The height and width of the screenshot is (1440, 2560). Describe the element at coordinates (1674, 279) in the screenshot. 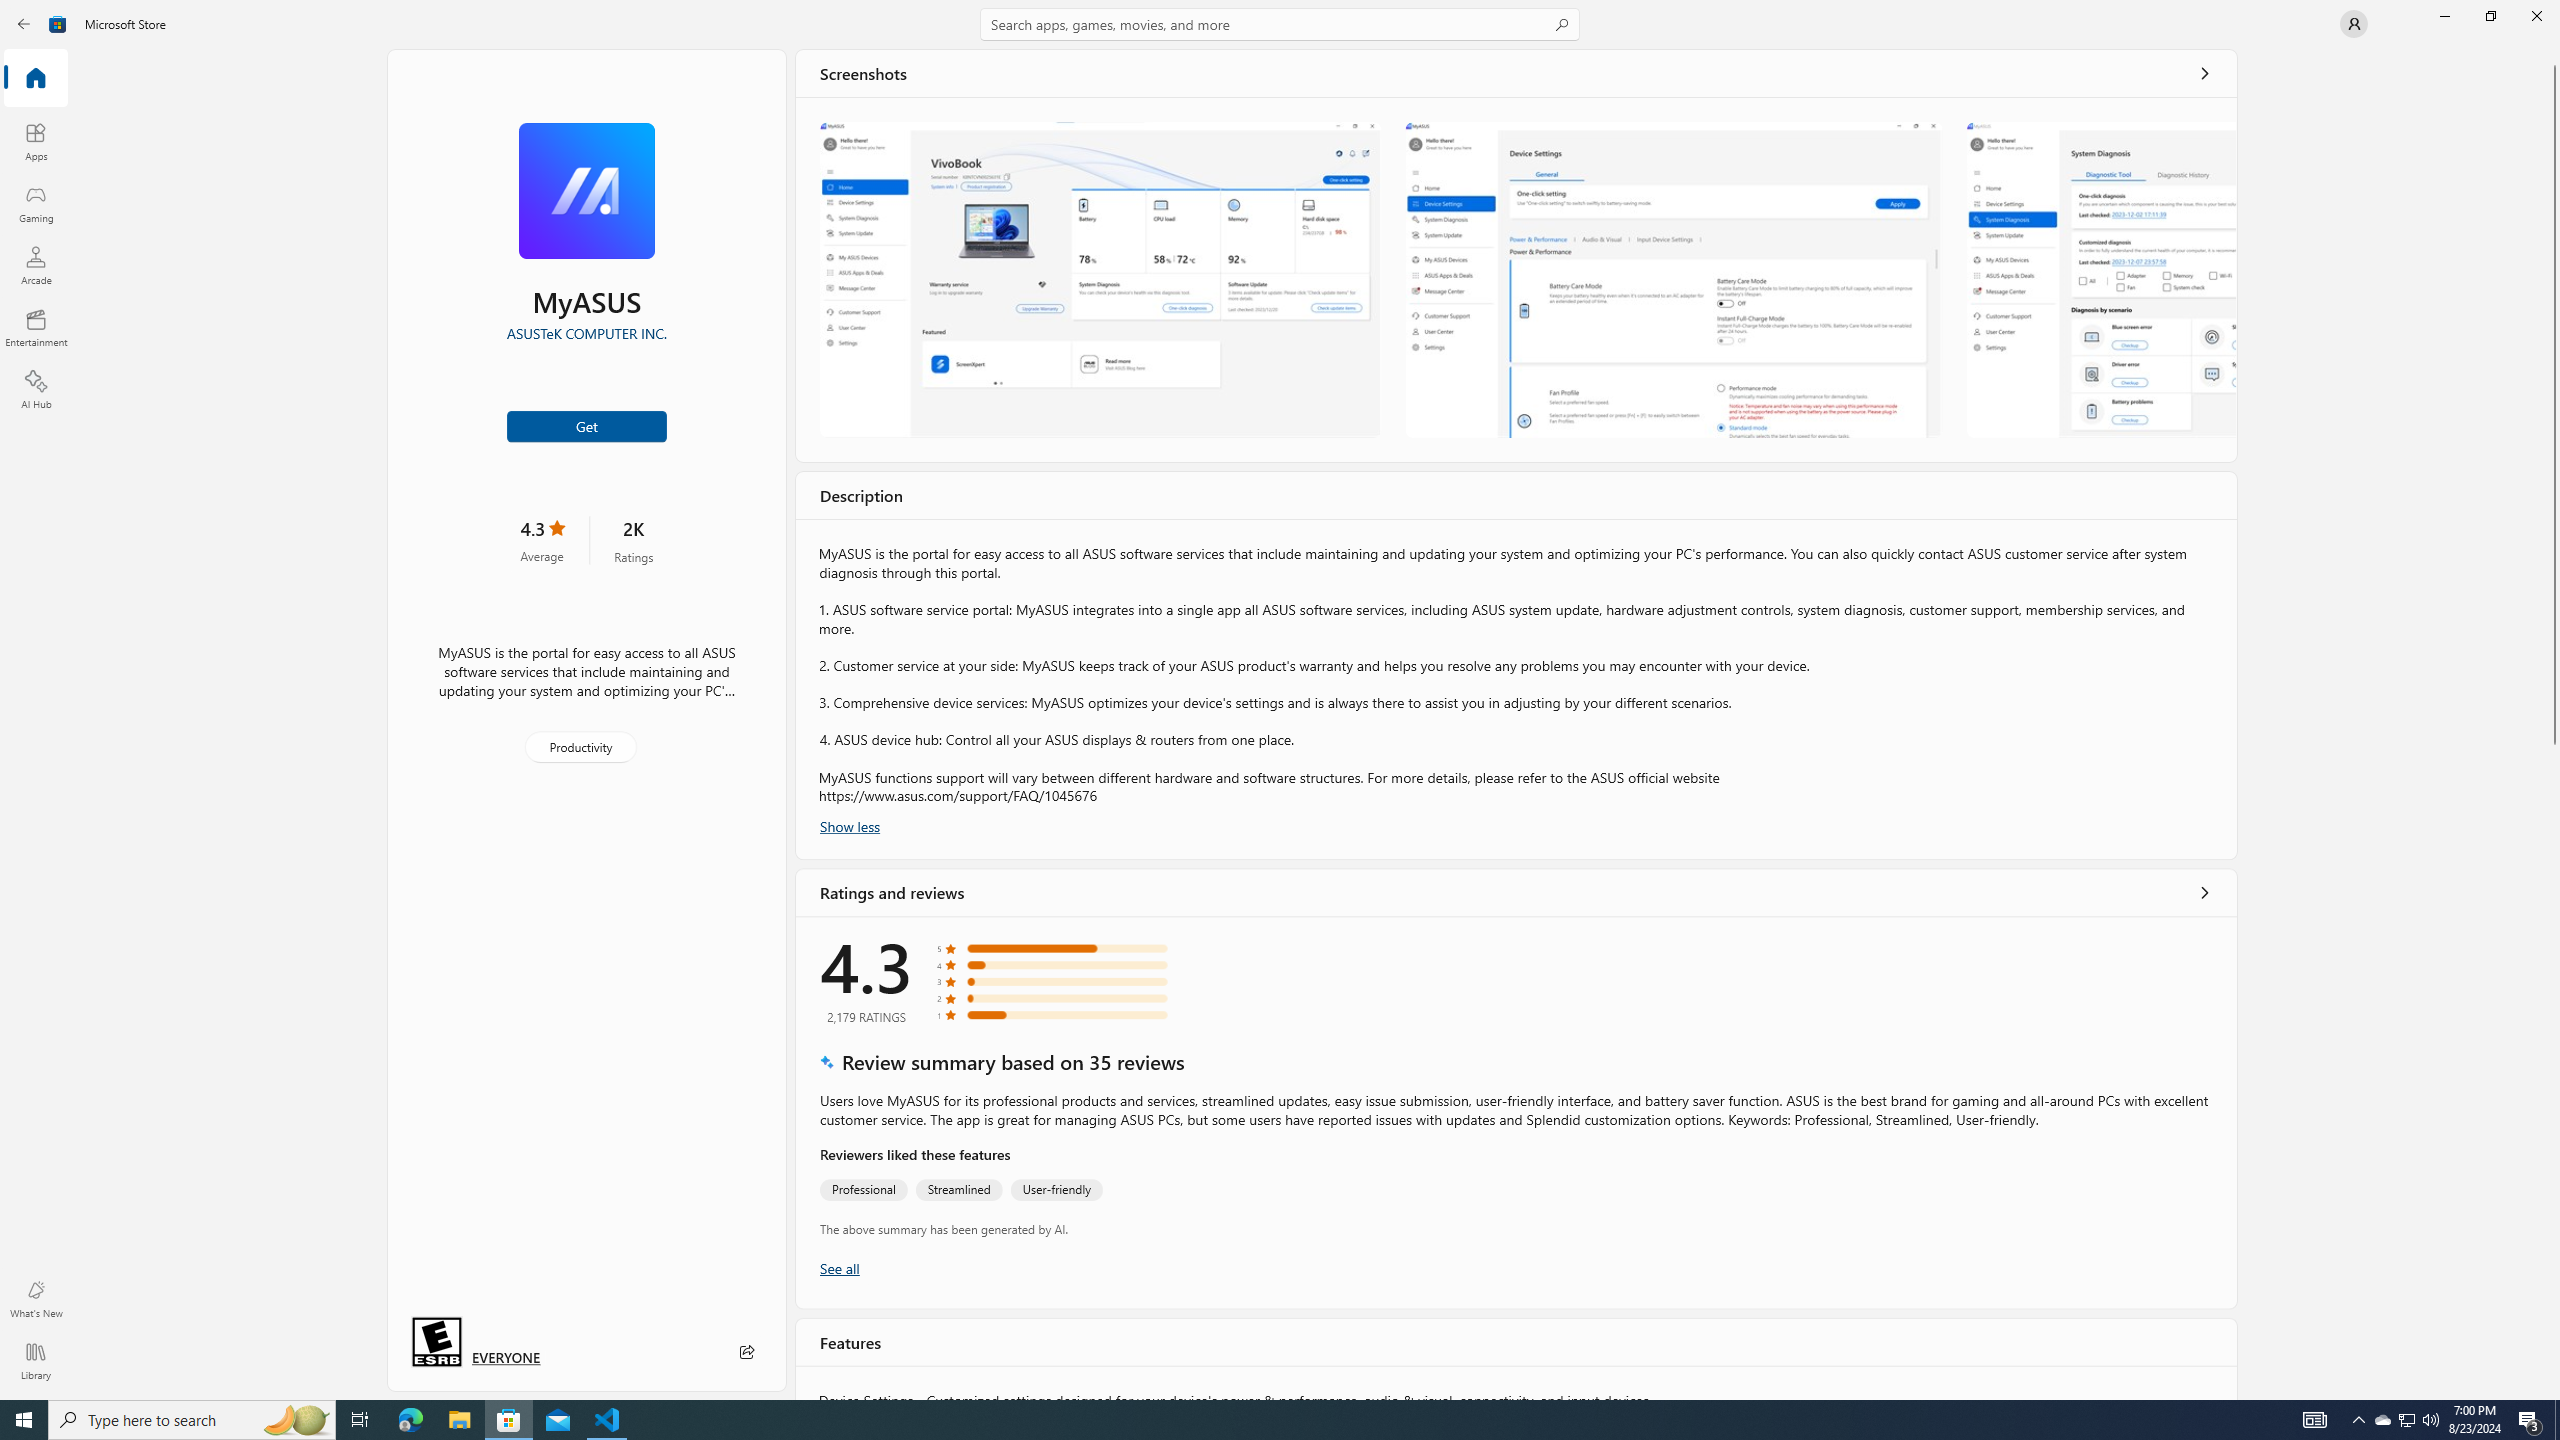

I see `'Screenshot 2'` at that location.